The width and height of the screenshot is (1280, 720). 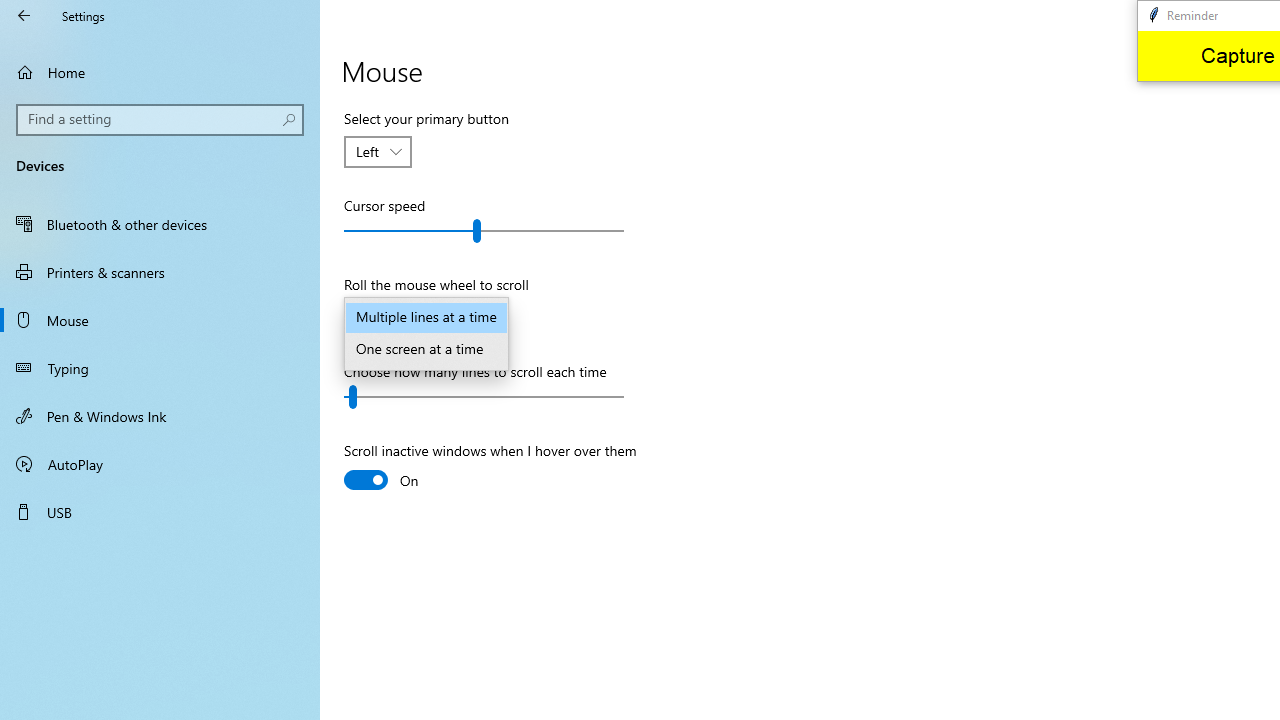 I want to click on 'Select your primary button', so click(x=378, y=150).